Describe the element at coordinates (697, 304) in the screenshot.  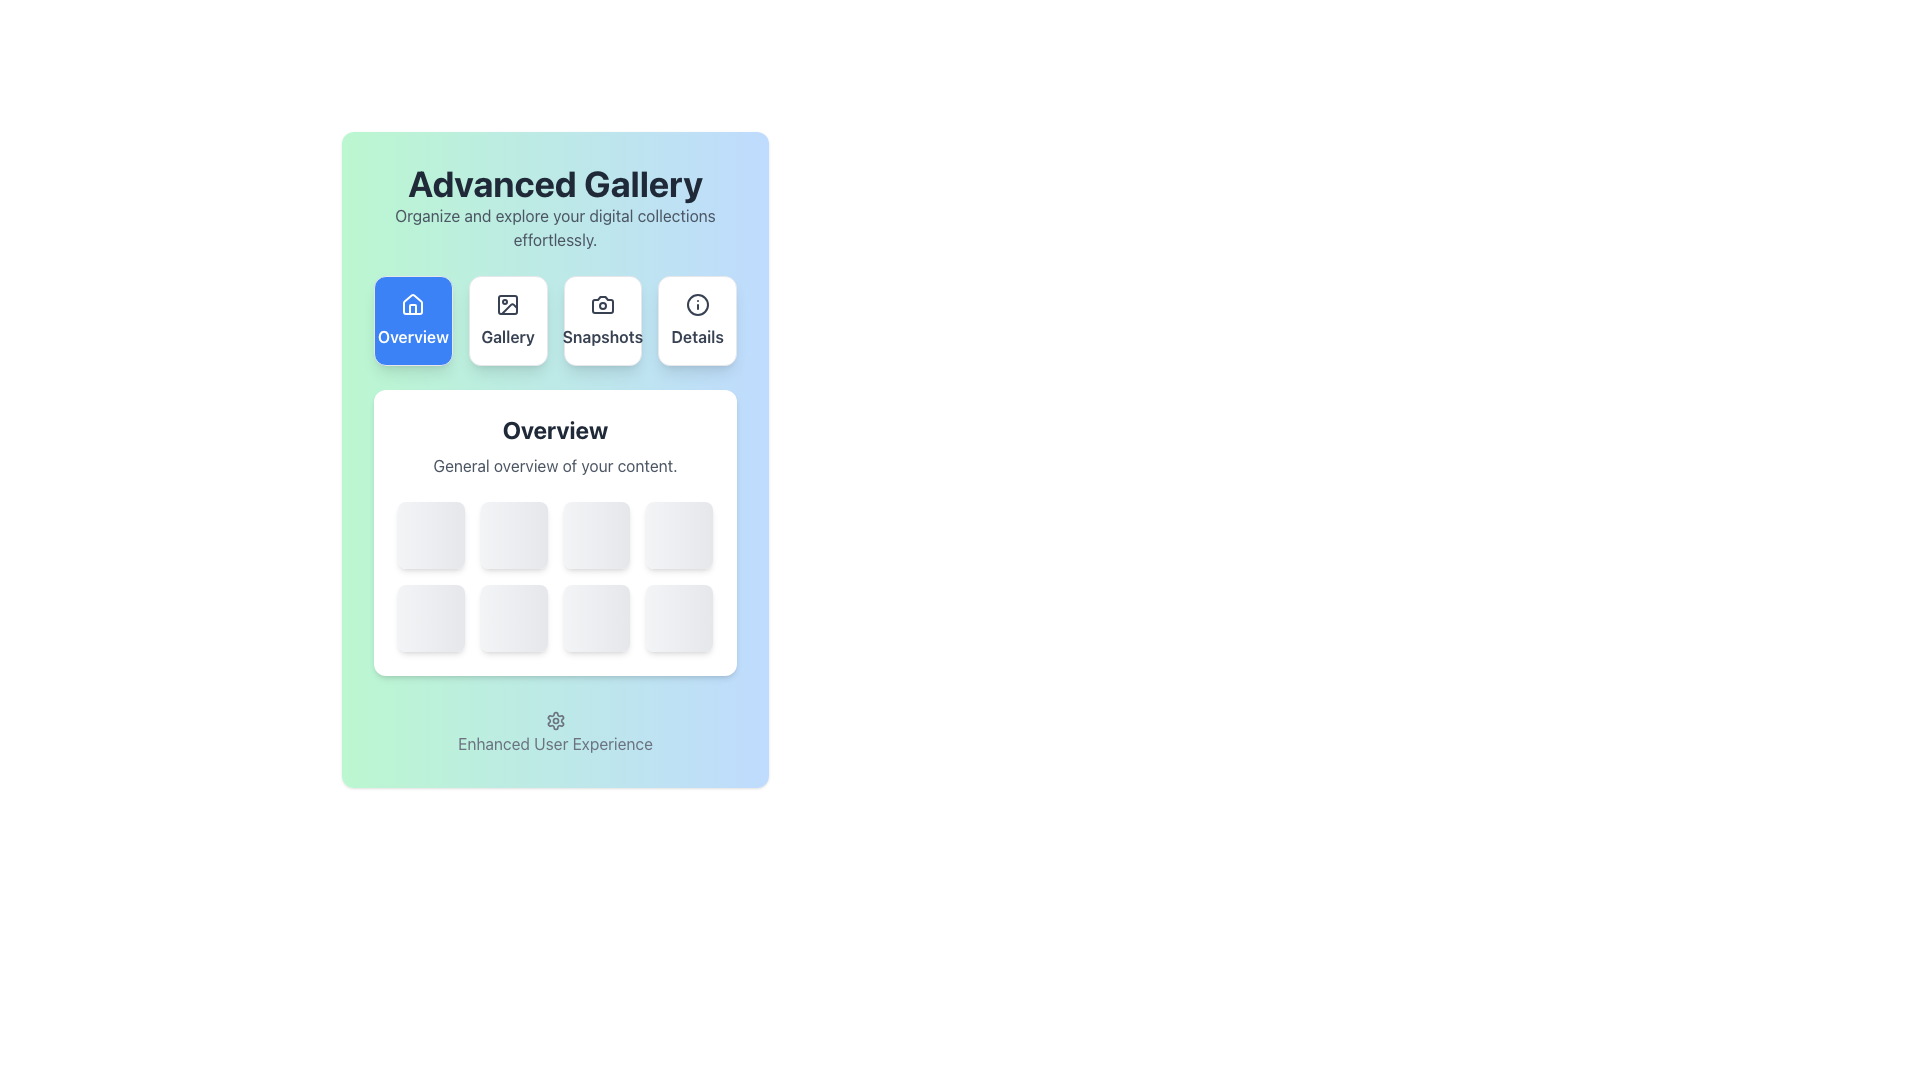
I see `the SVG graphical icon representing the 'Details' button, which is located in the top-right corner of the group of buttons, immediately above the text 'Details'` at that location.